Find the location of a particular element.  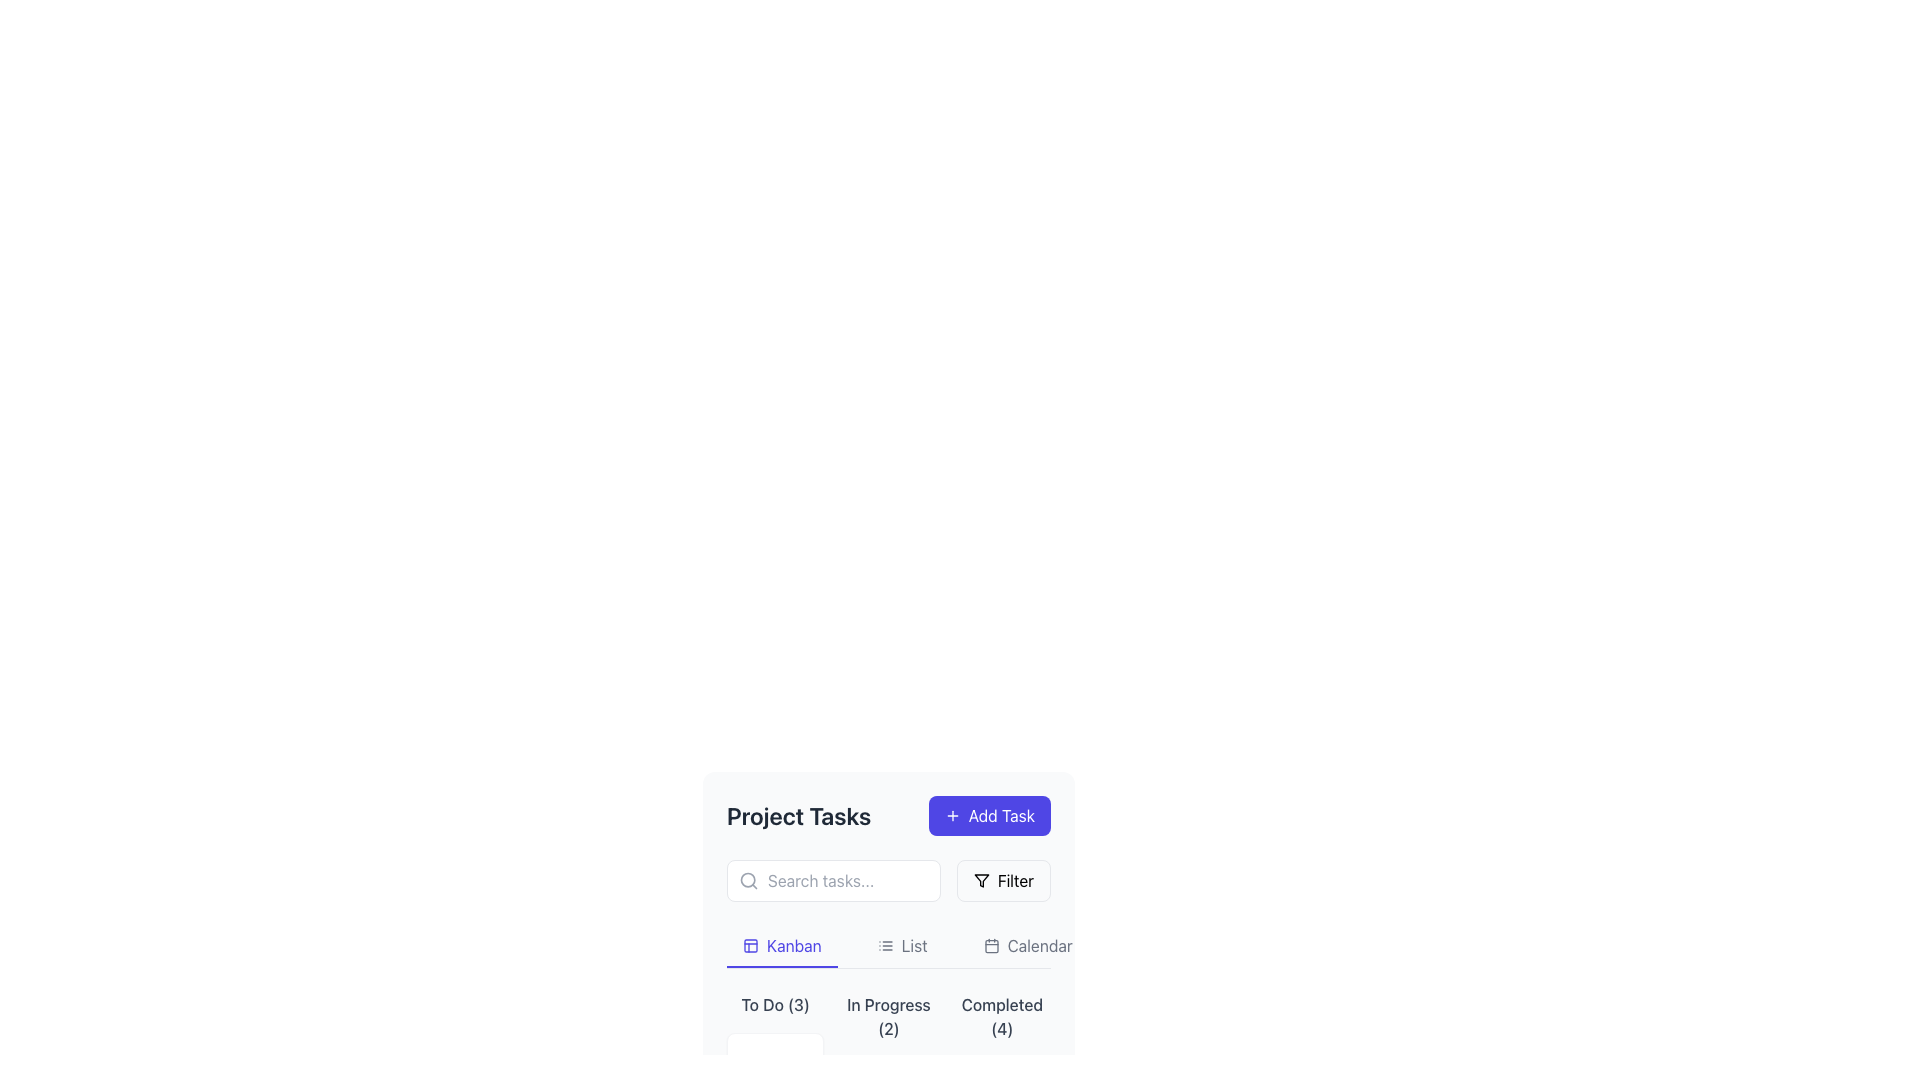

the 'List' tab in the navigation bar is located at coordinates (887, 946).